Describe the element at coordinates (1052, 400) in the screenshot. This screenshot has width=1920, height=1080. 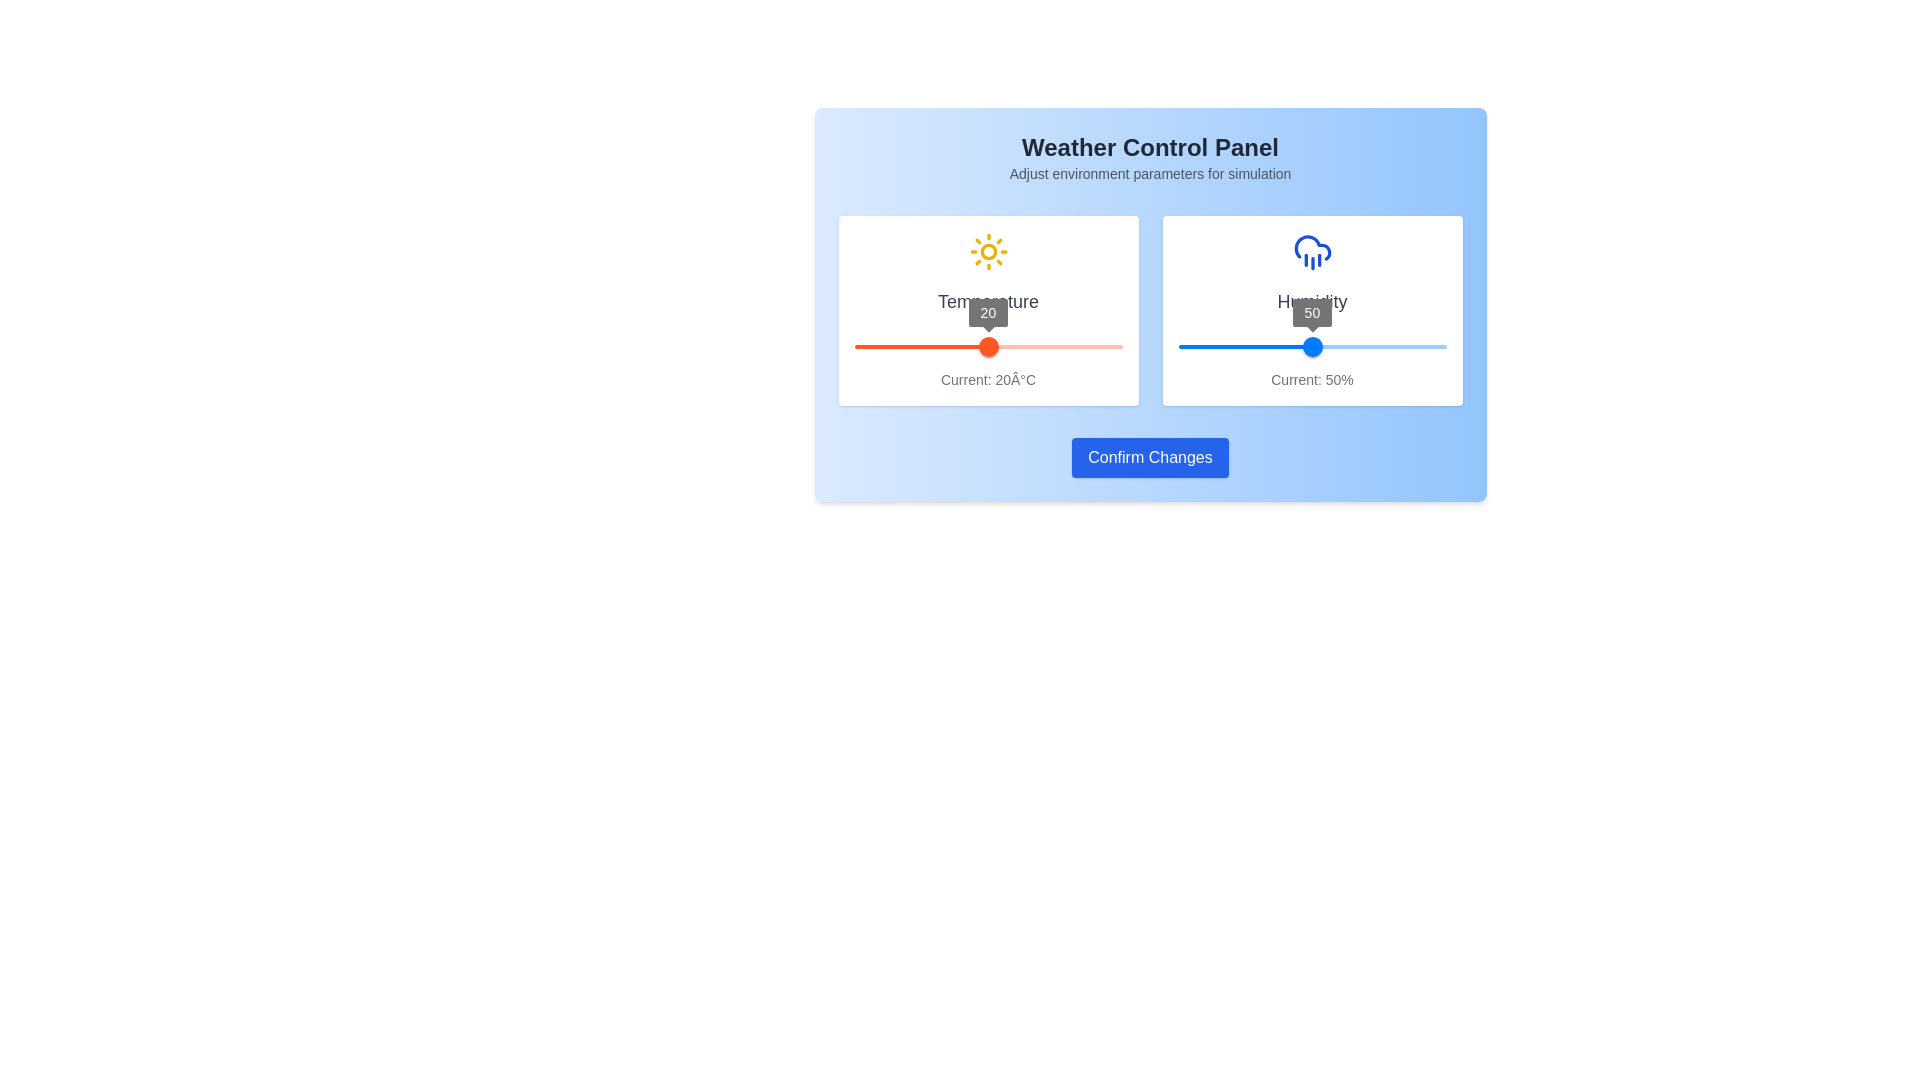
I see `the temperature` at that location.